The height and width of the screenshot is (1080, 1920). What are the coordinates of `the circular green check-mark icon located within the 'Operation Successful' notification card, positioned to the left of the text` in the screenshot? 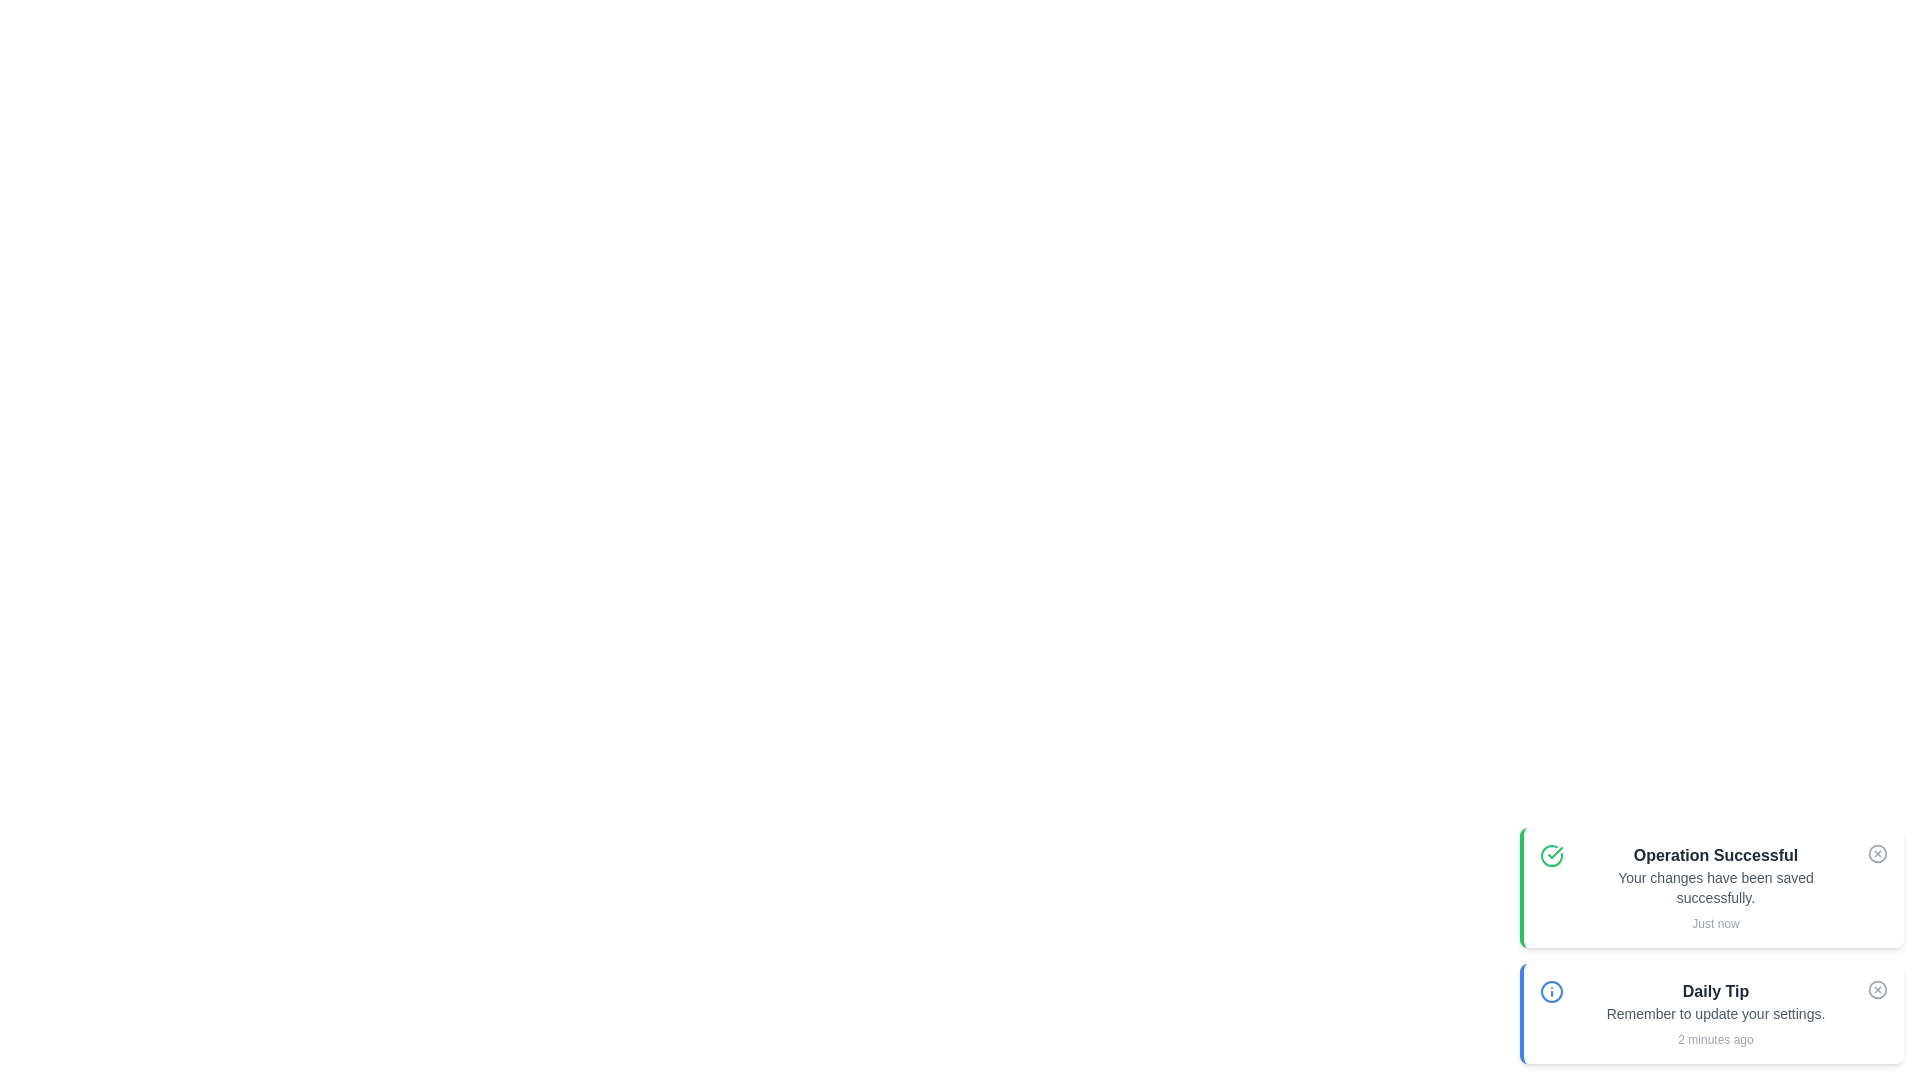 It's located at (1550, 855).